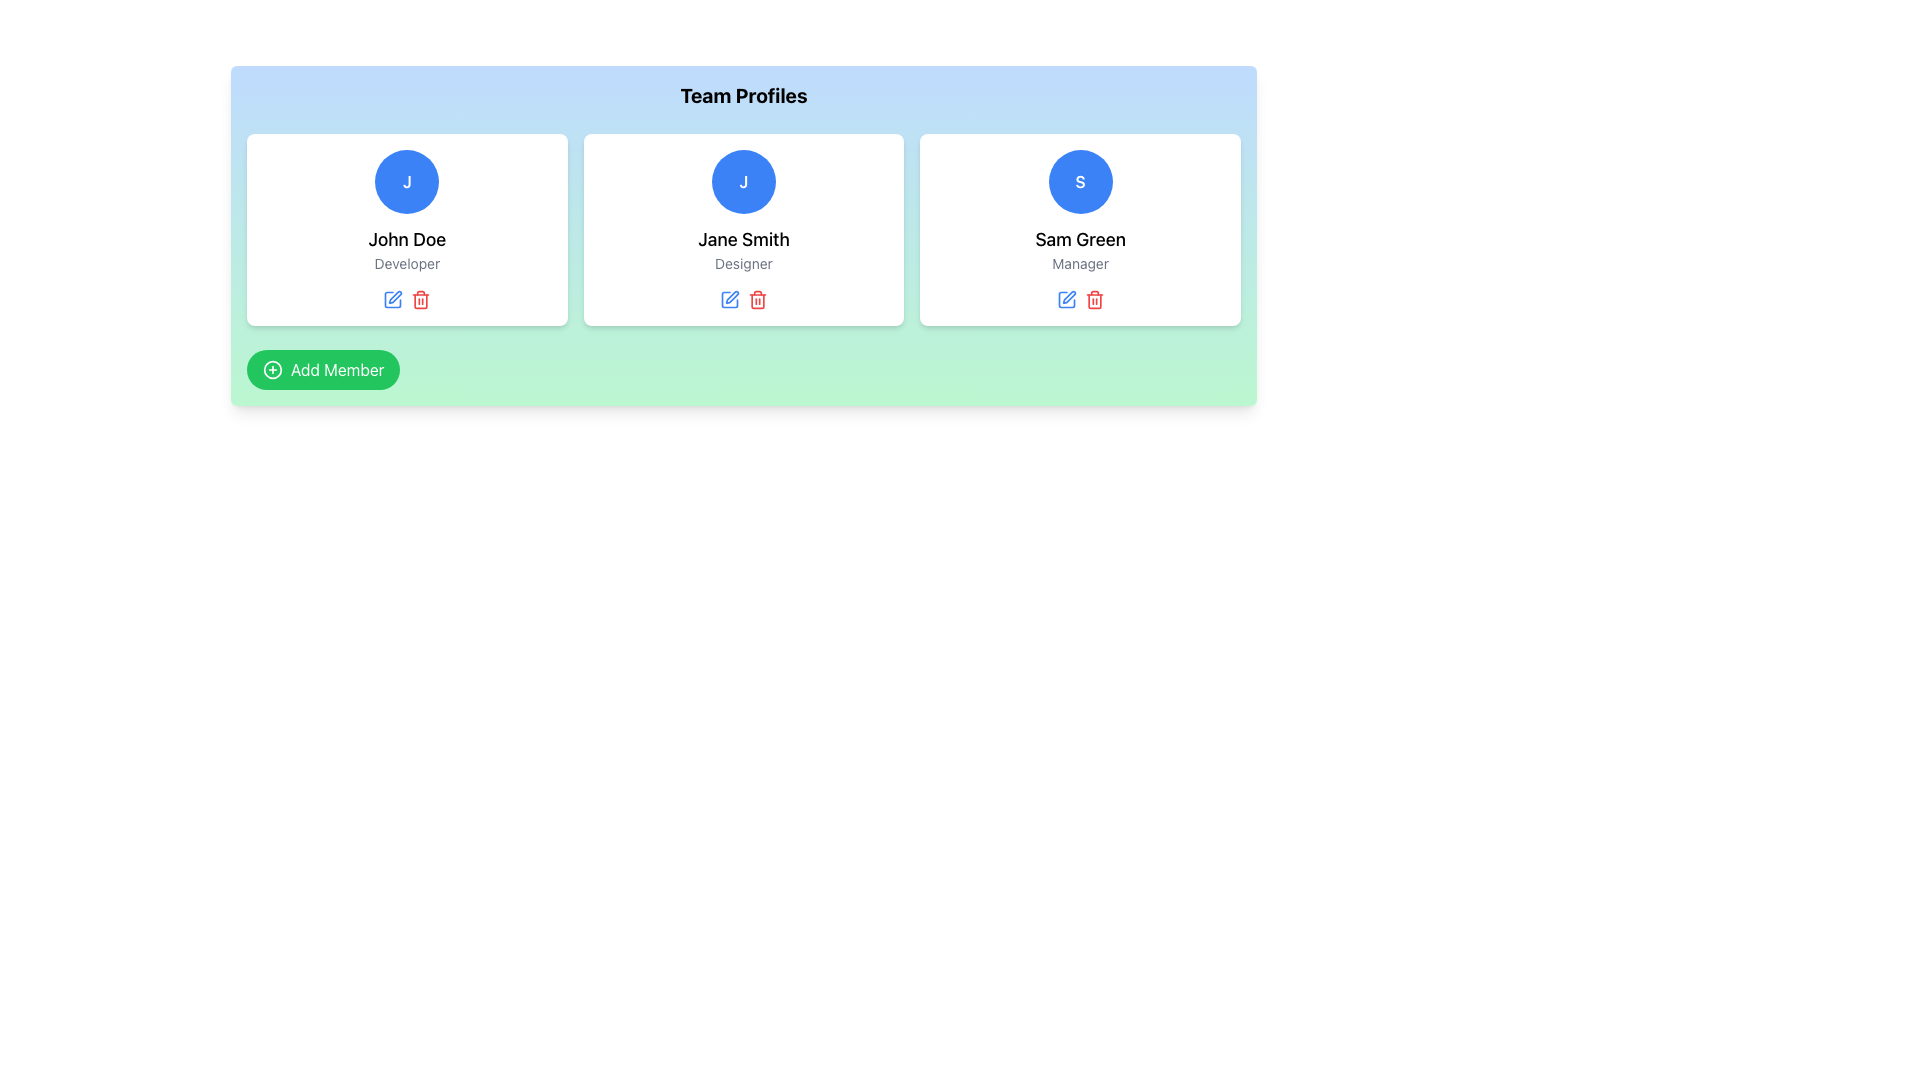 The image size is (1920, 1080). What do you see at coordinates (1079, 238) in the screenshot?
I see `the text label displaying 'Sam Green' in the third profile card of the team profiles list` at bounding box center [1079, 238].